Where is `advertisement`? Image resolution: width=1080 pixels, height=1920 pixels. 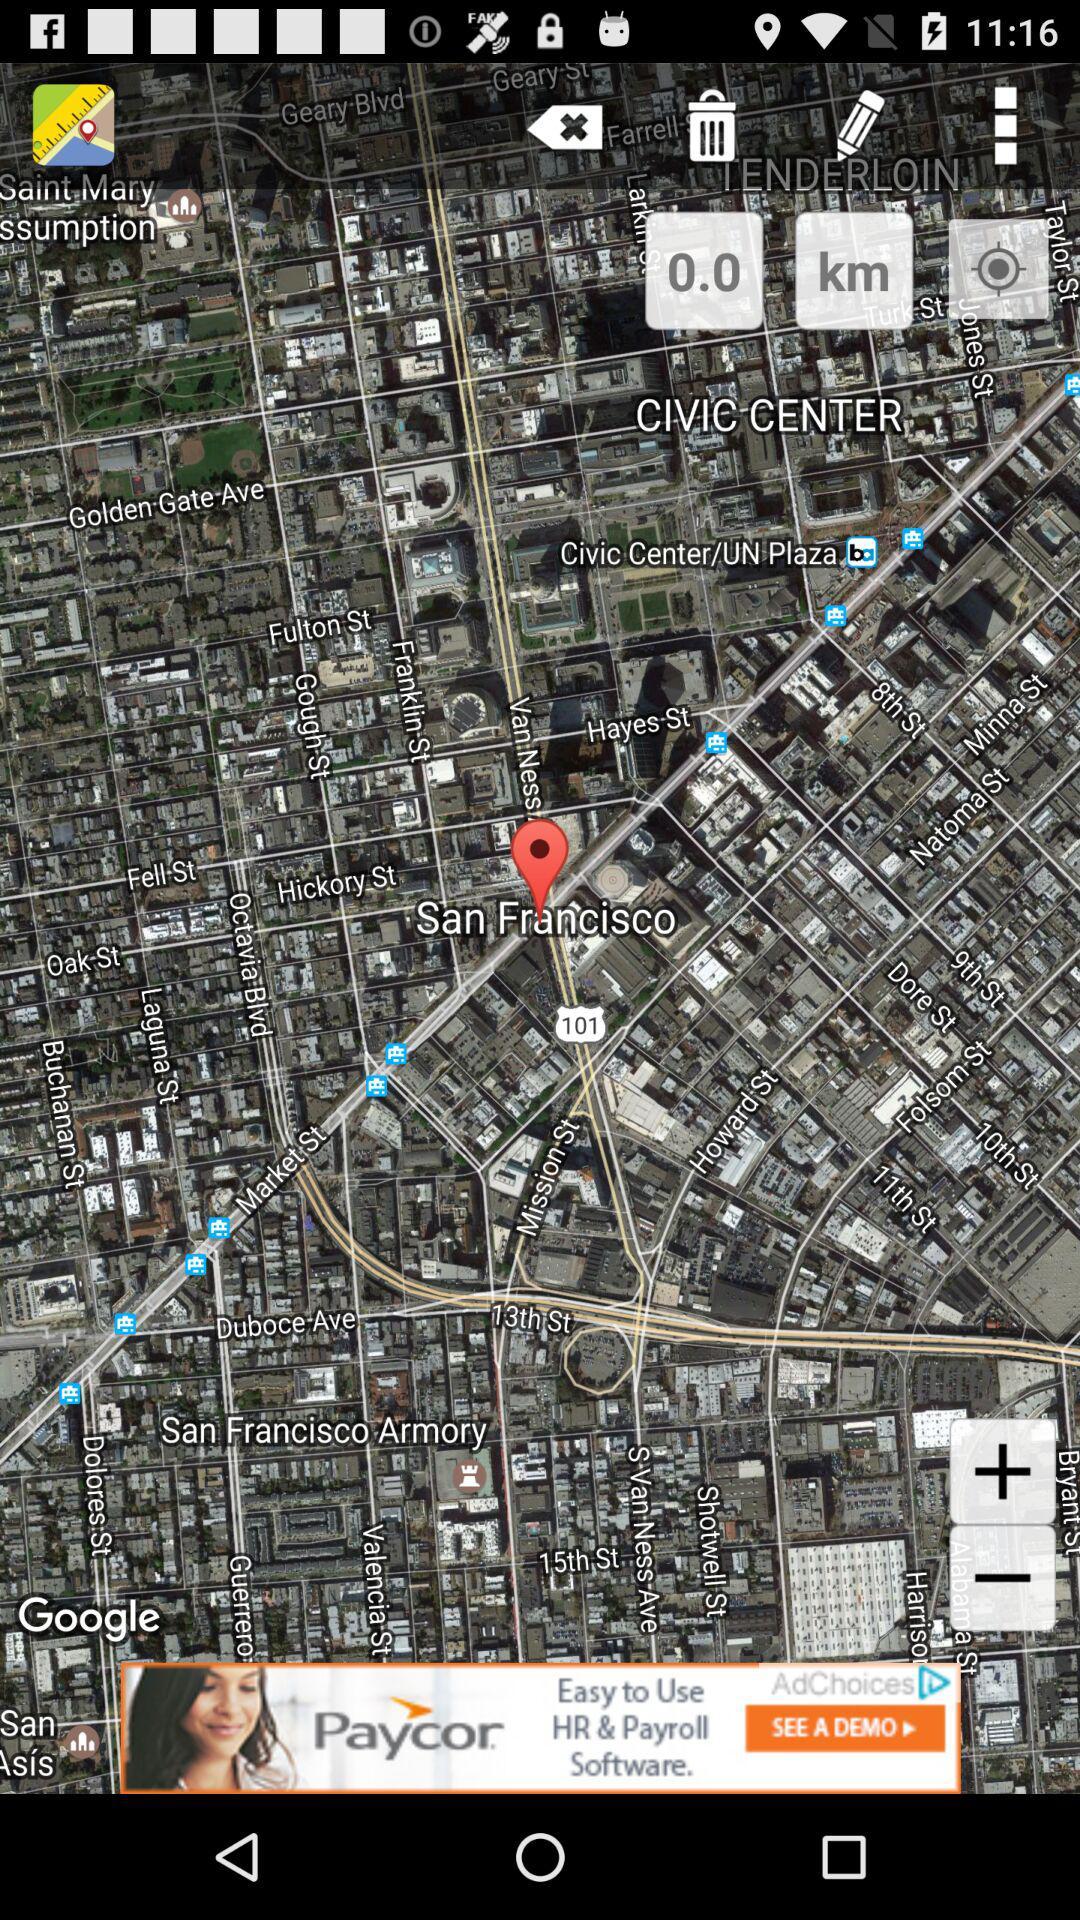 advertisement is located at coordinates (540, 1727).